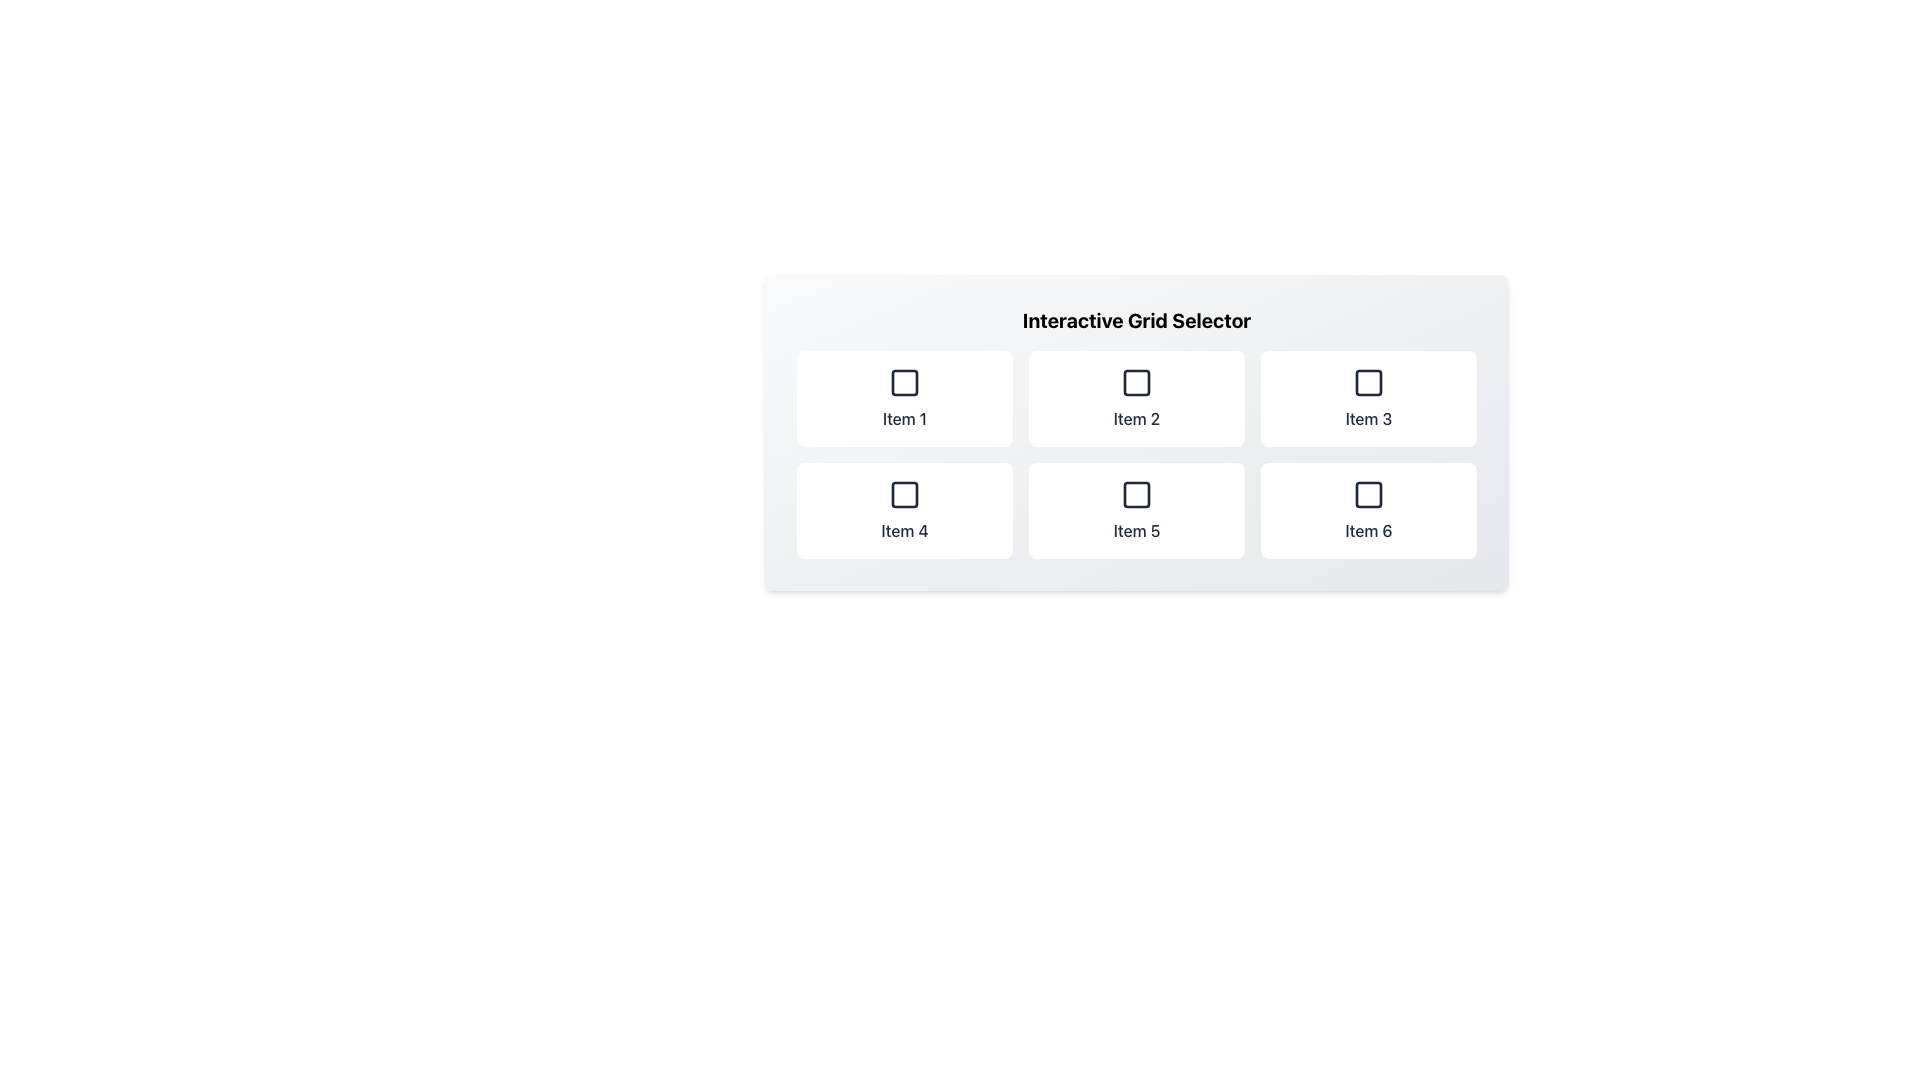 The image size is (1920, 1080). I want to click on the Text Label displaying 'Item 1' located below the icon in the top-left item of a 2x3 grid layout, so click(903, 418).